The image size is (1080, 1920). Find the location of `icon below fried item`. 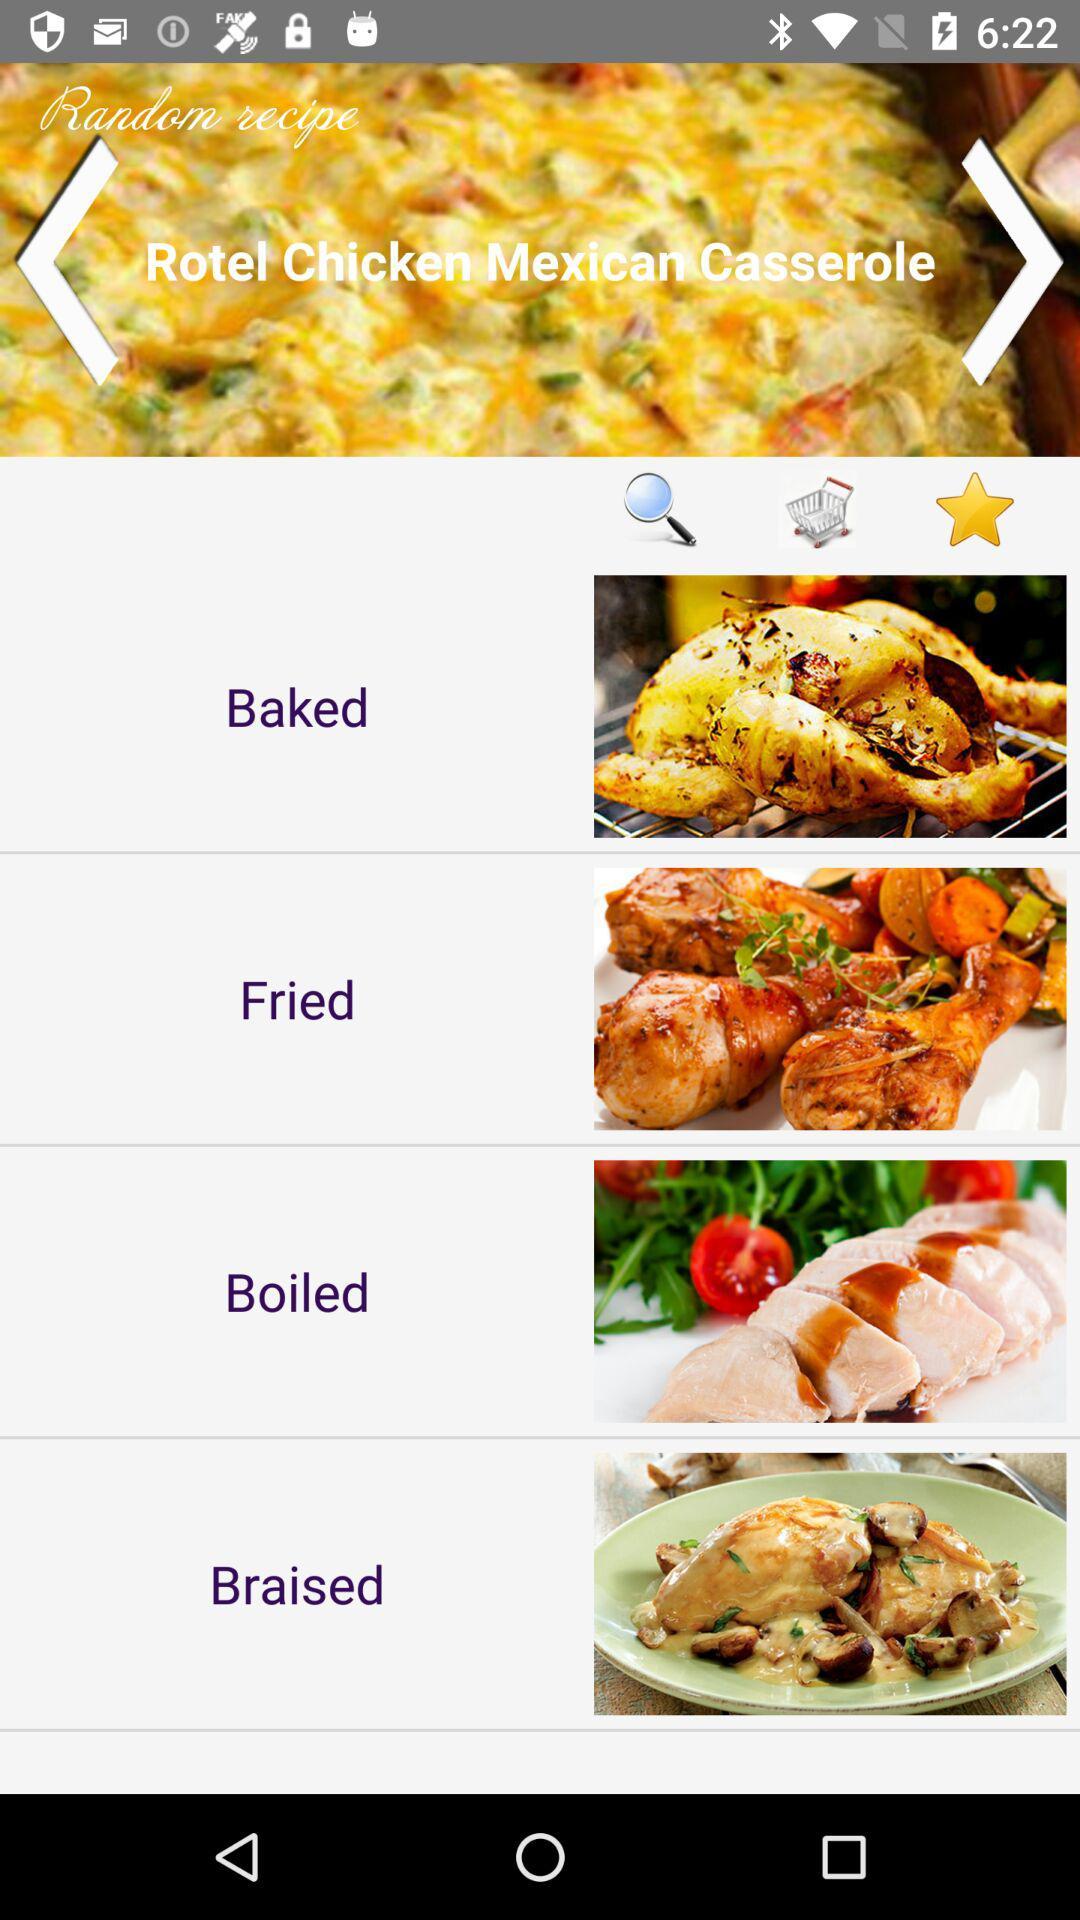

icon below fried item is located at coordinates (297, 1291).